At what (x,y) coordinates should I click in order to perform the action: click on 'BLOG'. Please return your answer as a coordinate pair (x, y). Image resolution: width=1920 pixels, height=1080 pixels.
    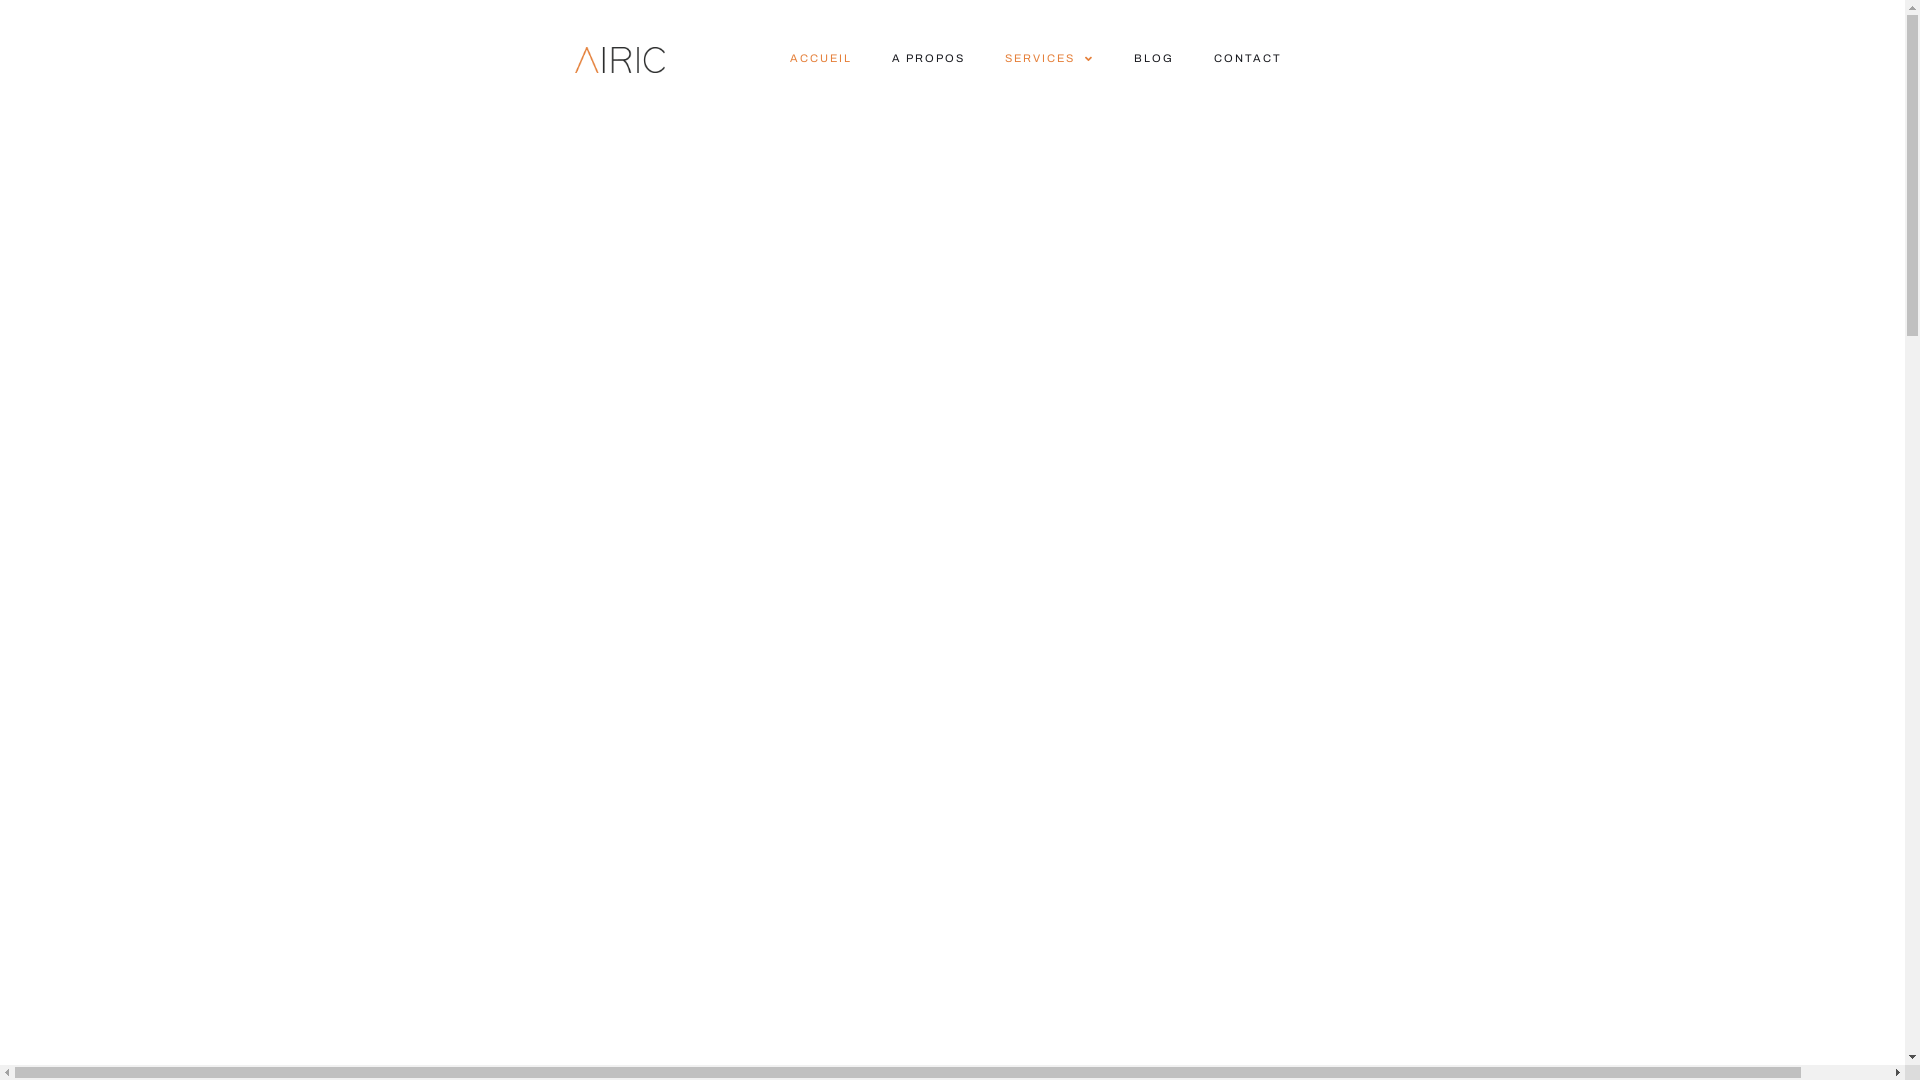
    Looking at the image, I should click on (1153, 57).